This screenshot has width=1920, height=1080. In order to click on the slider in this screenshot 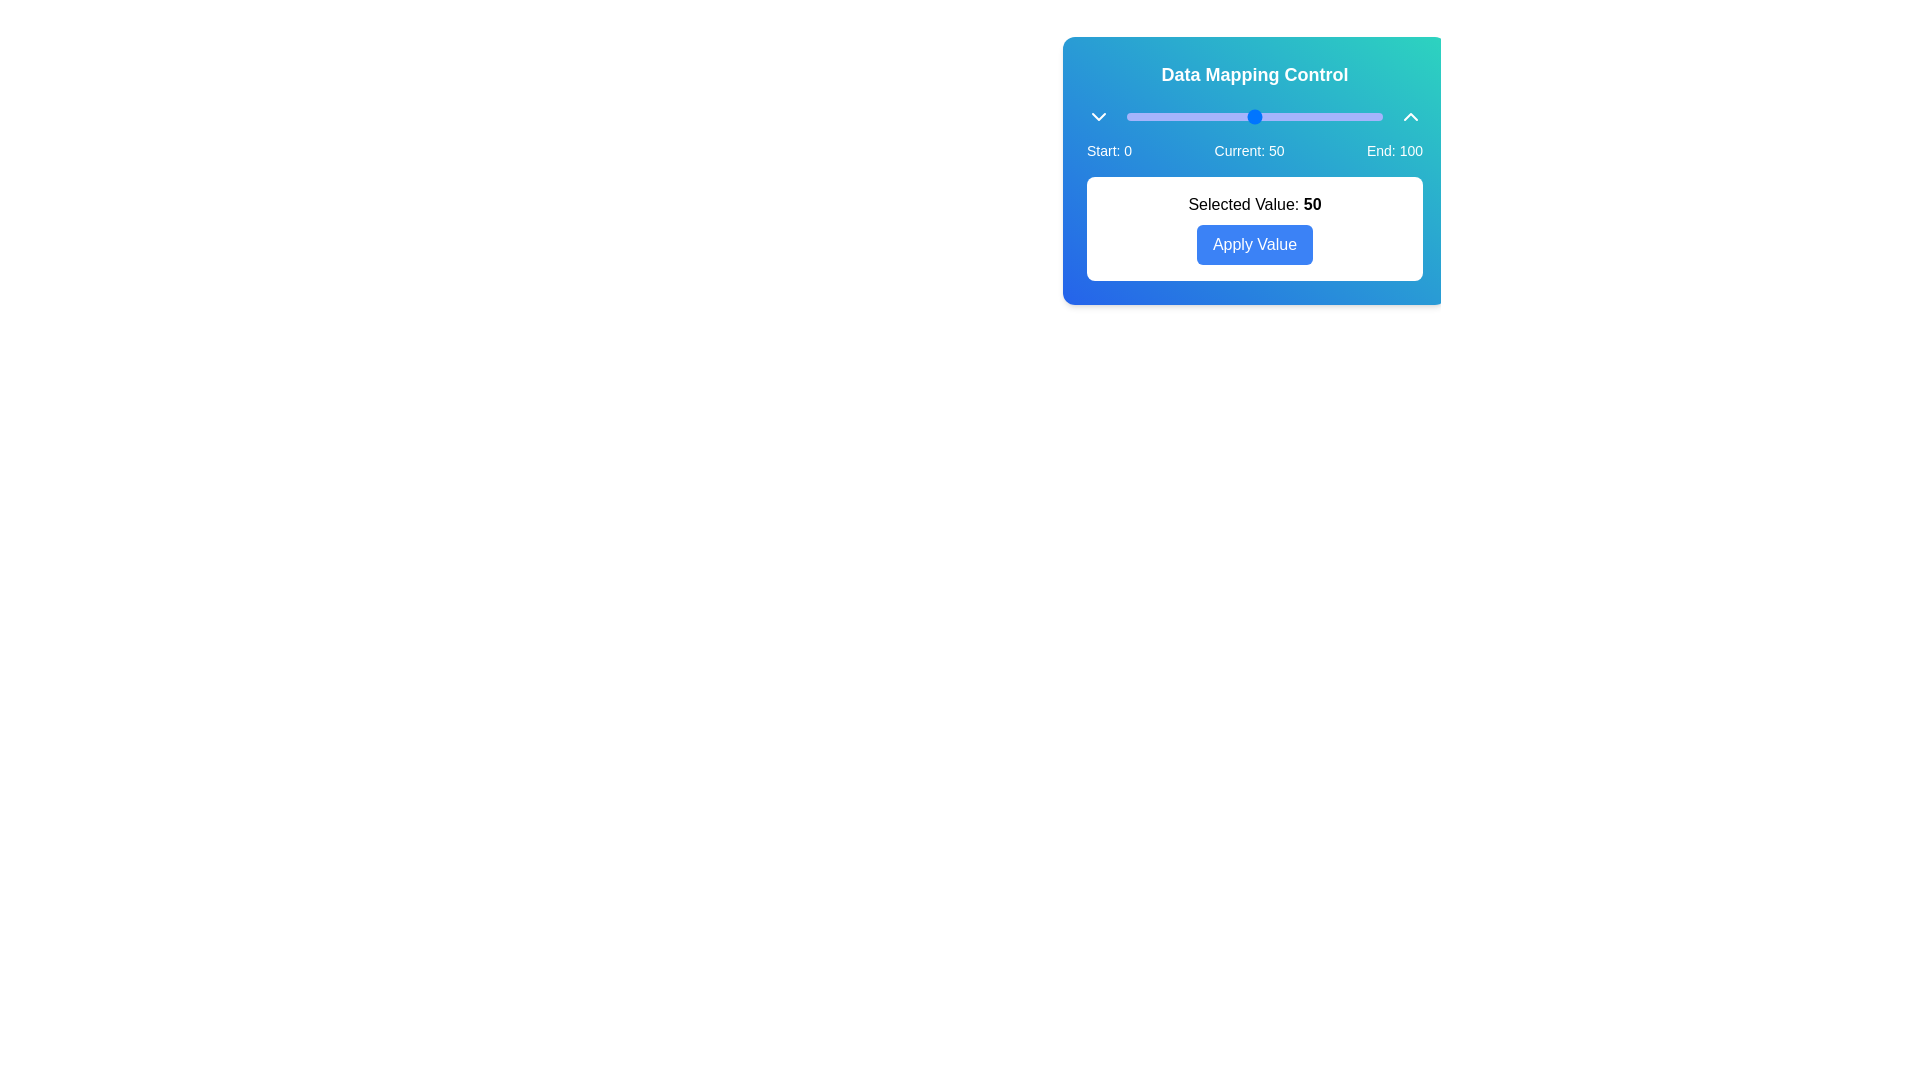, I will do `click(1259, 116)`.